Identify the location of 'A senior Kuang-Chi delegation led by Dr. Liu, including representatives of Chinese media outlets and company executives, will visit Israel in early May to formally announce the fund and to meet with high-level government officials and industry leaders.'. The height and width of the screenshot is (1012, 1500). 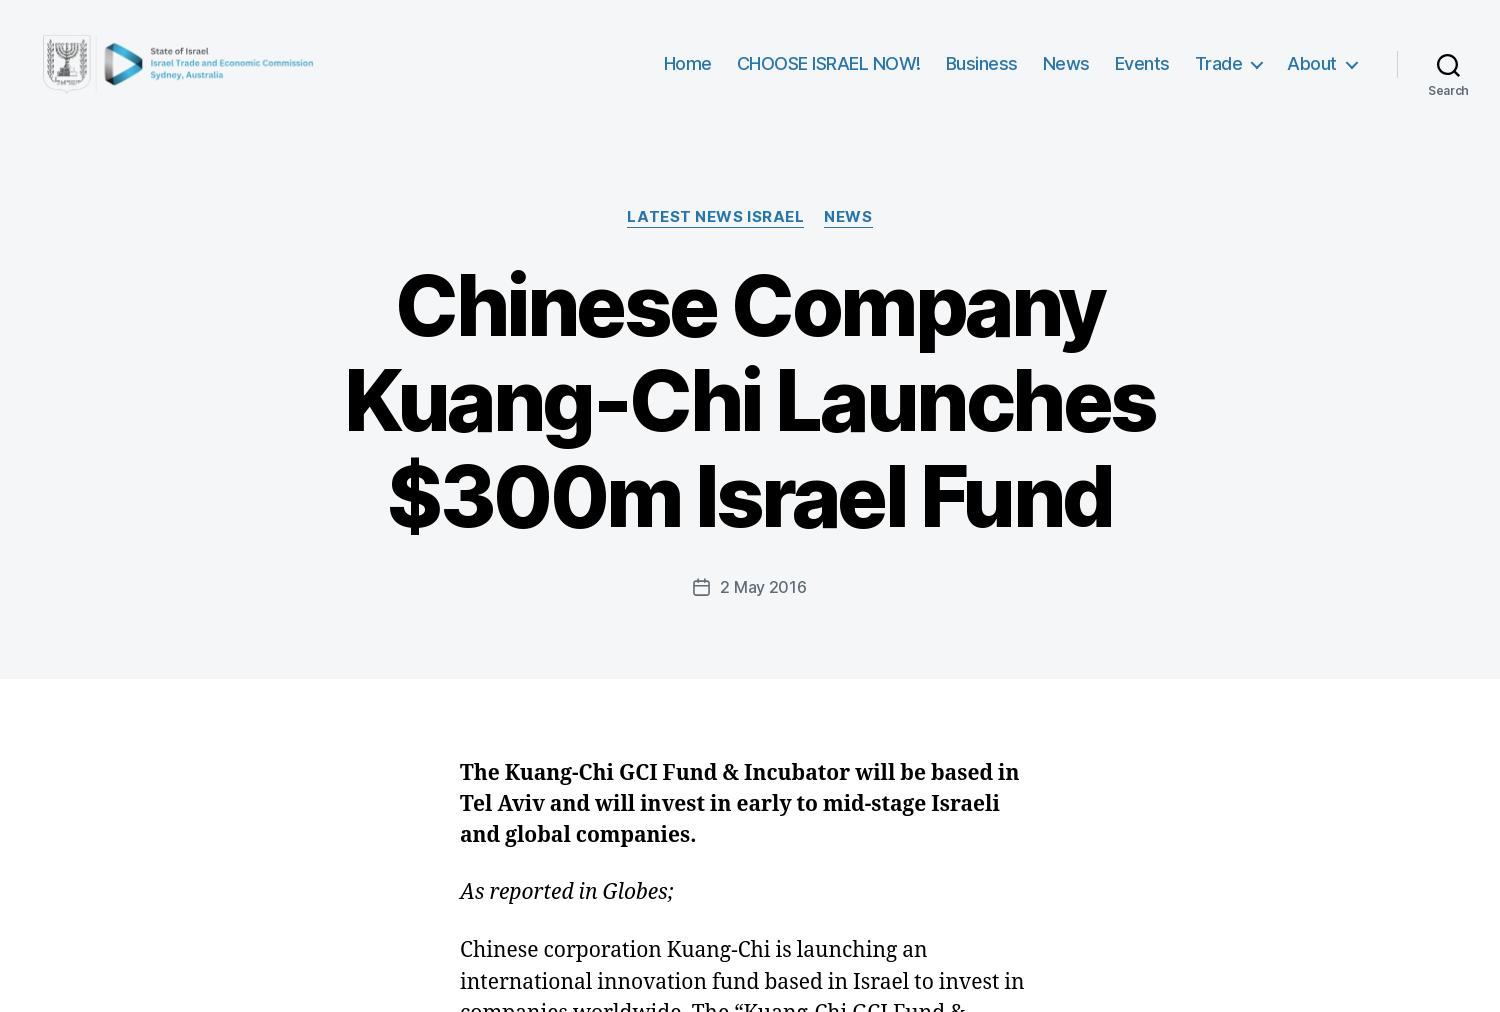
(731, 108).